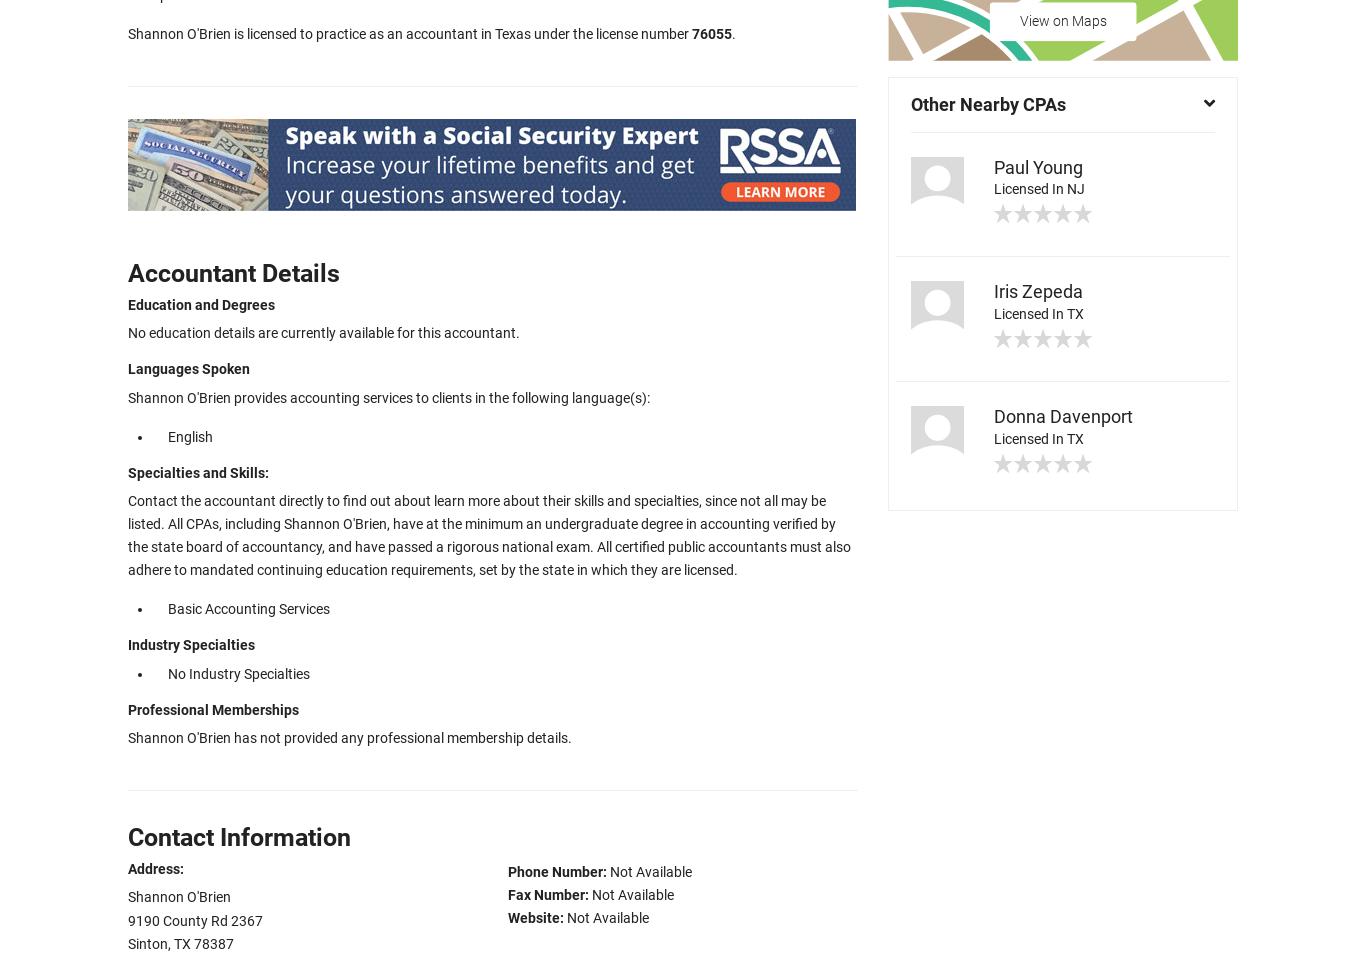 This screenshot has height=960, width=1366. What do you see at coordinates (324, 333) in the screenshot?
I see `'No education details are currently available for this accountant.'` at bounding box center [324, 333].